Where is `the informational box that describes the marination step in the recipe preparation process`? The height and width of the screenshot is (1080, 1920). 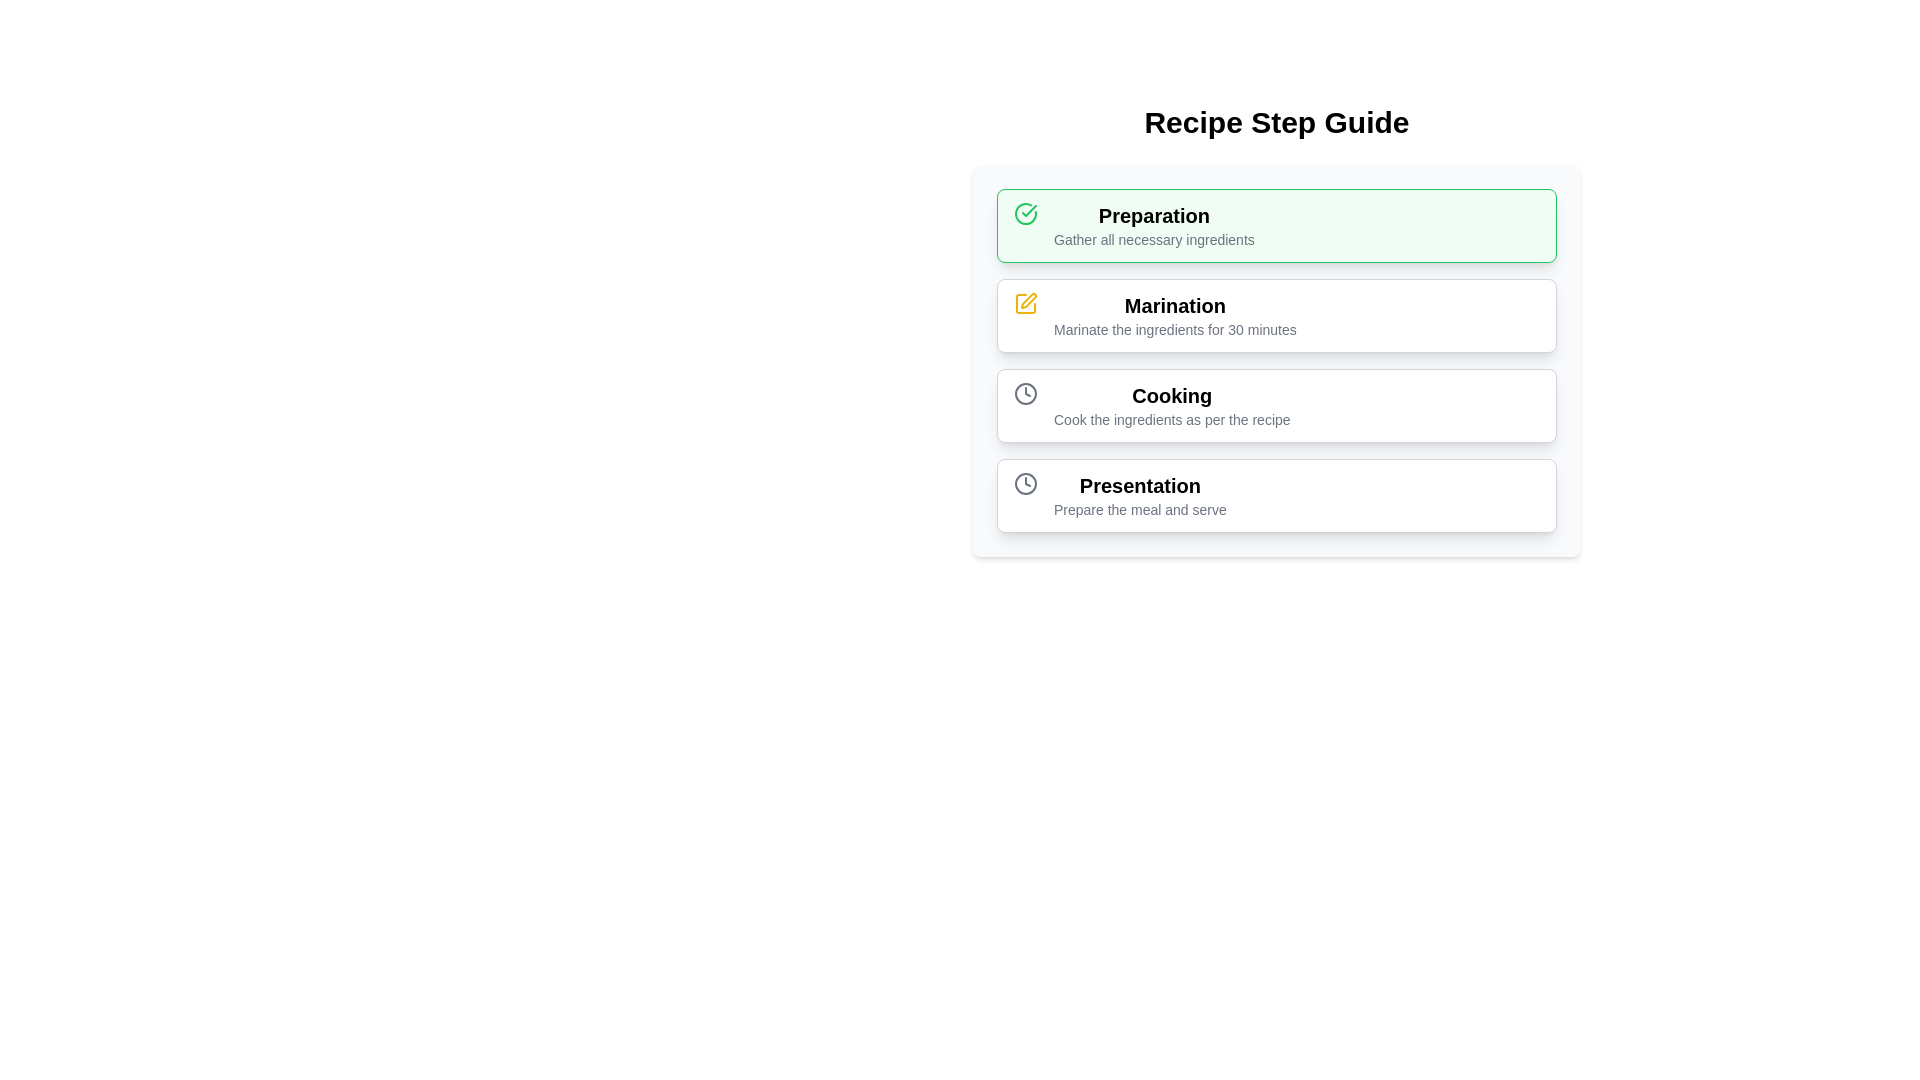 the informational box that describes the marination step in the recipe preparation process is located at coordinates (1275, 315).